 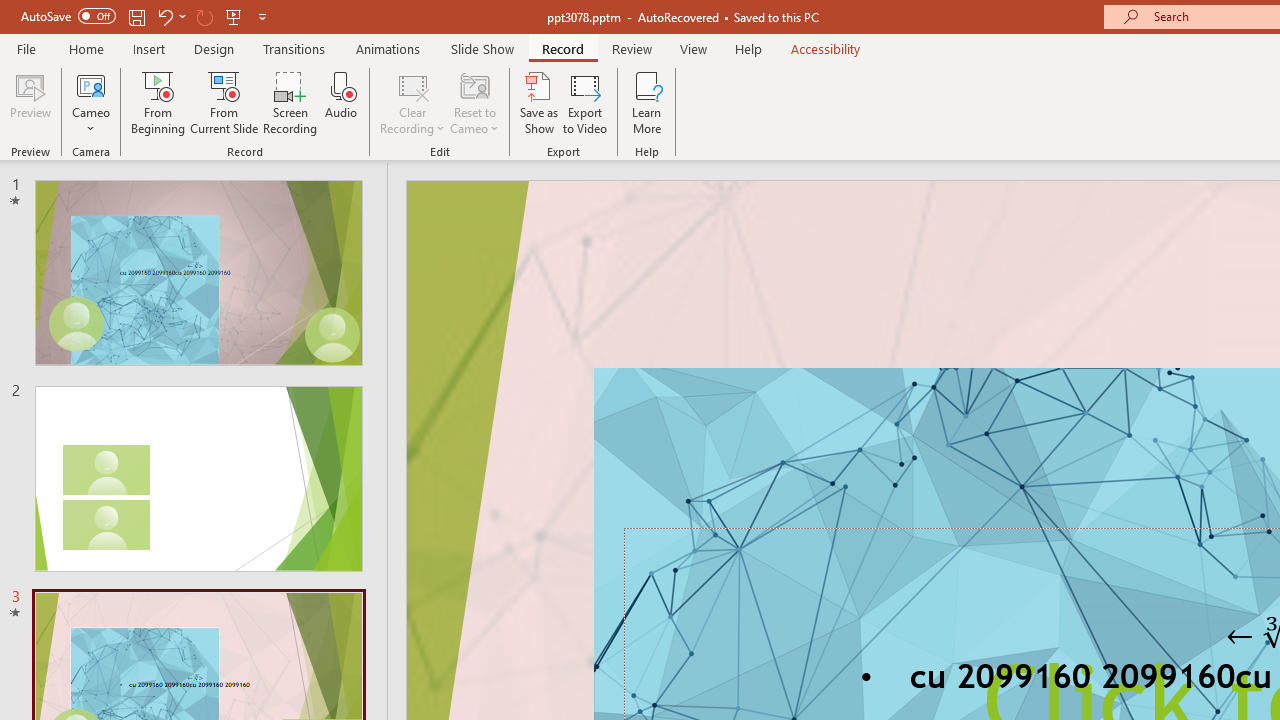 I want to click on 'Preview', so click(x=30, y=103).